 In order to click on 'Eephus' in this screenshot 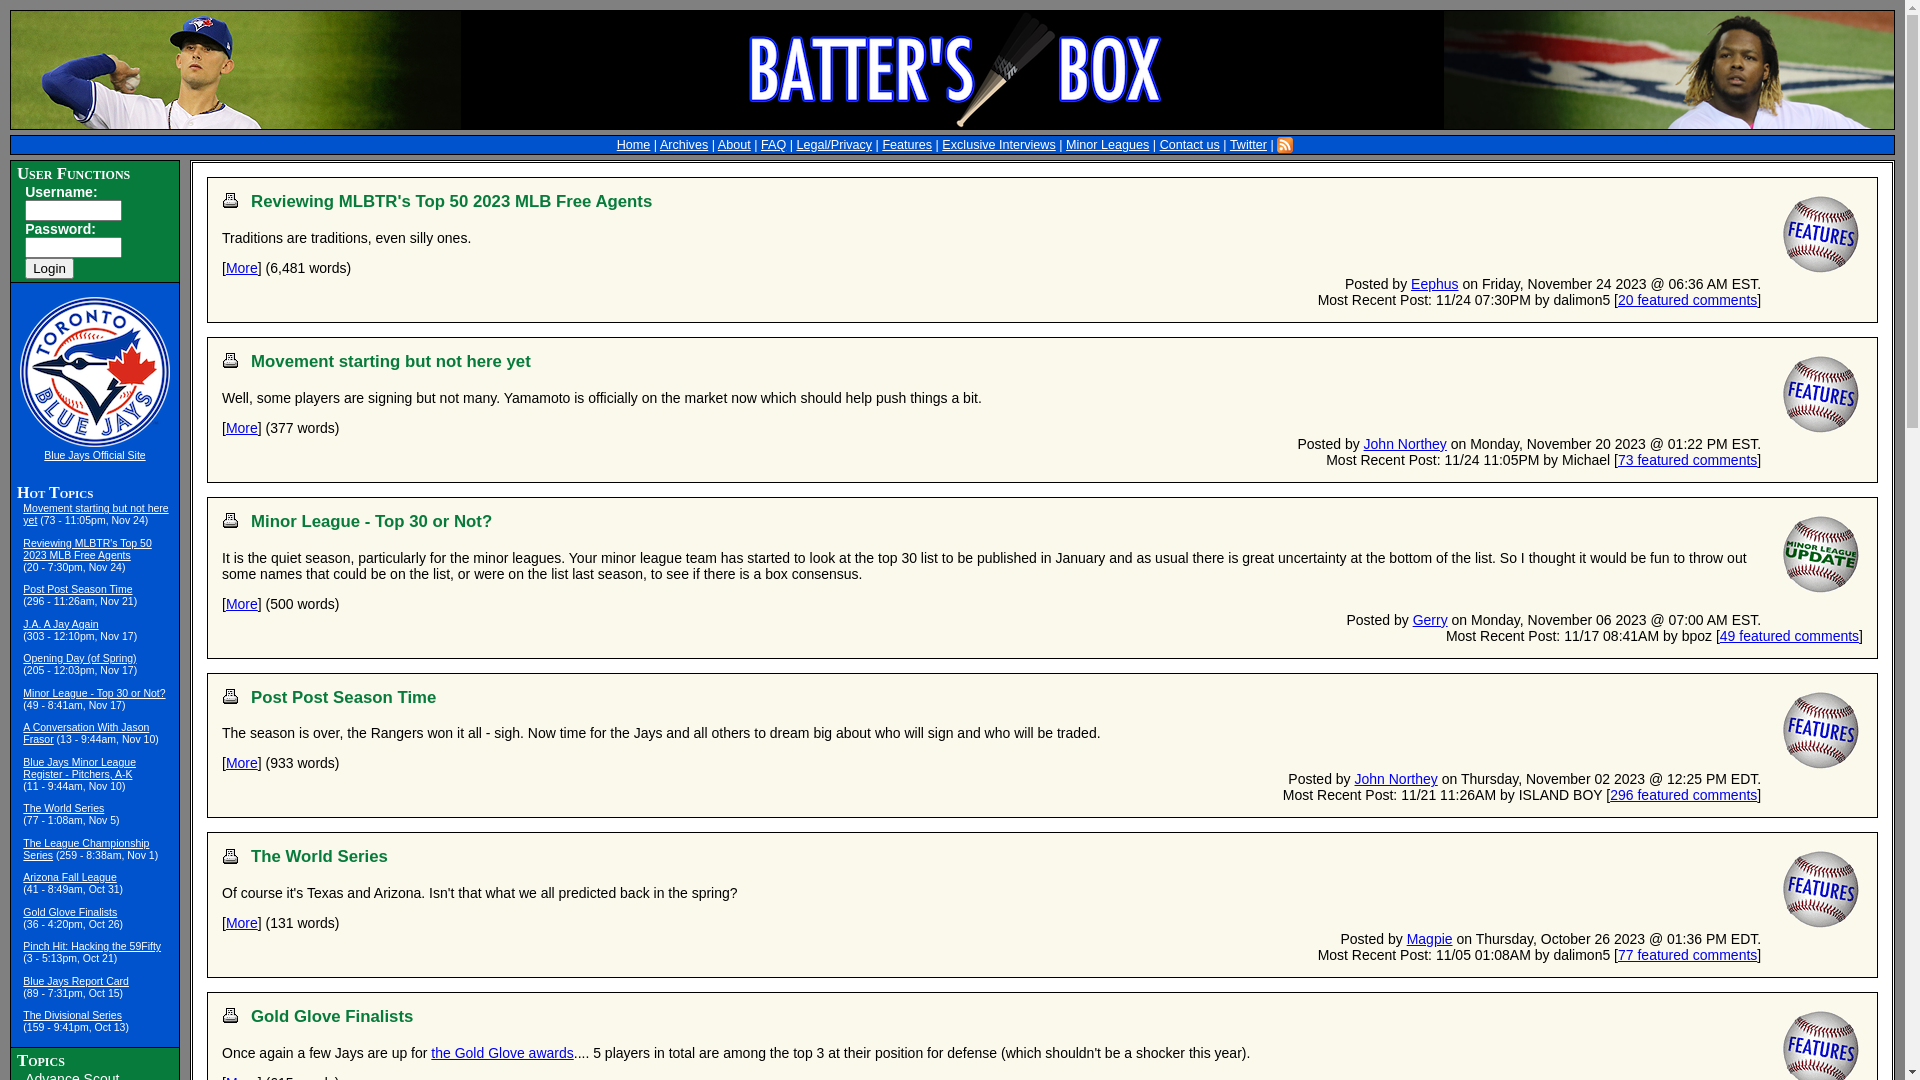, I will do `click(1410, 284)`.